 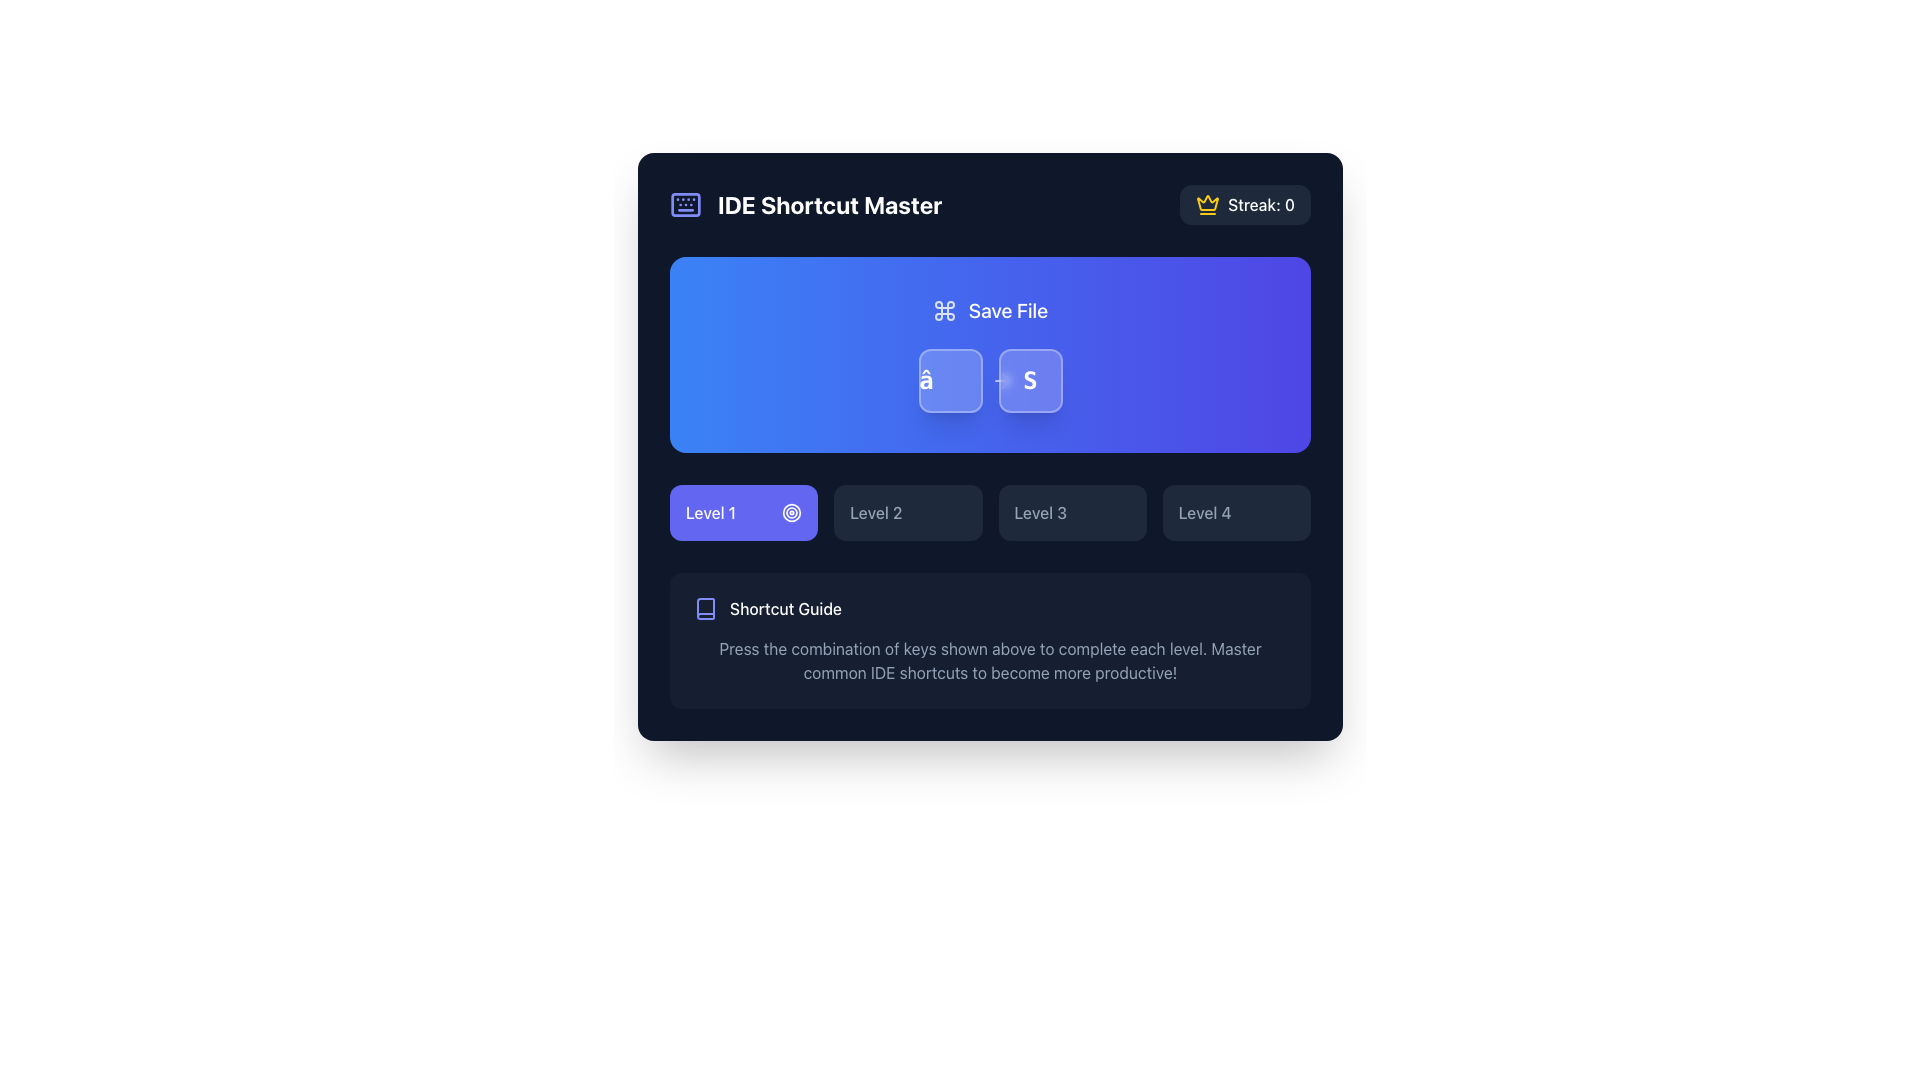 I want to click on the static text label indicating 'Level 2', which is positioned between the 'Level 1' button and the 'Level 3' button, so click(x=876, y=512).